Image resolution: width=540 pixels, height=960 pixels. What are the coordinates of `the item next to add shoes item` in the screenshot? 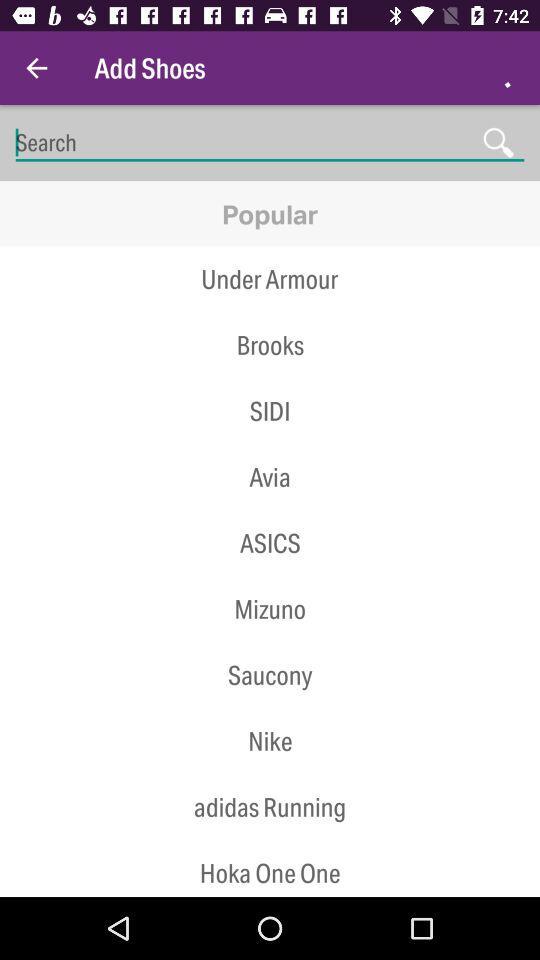 It's located at (36, 68).